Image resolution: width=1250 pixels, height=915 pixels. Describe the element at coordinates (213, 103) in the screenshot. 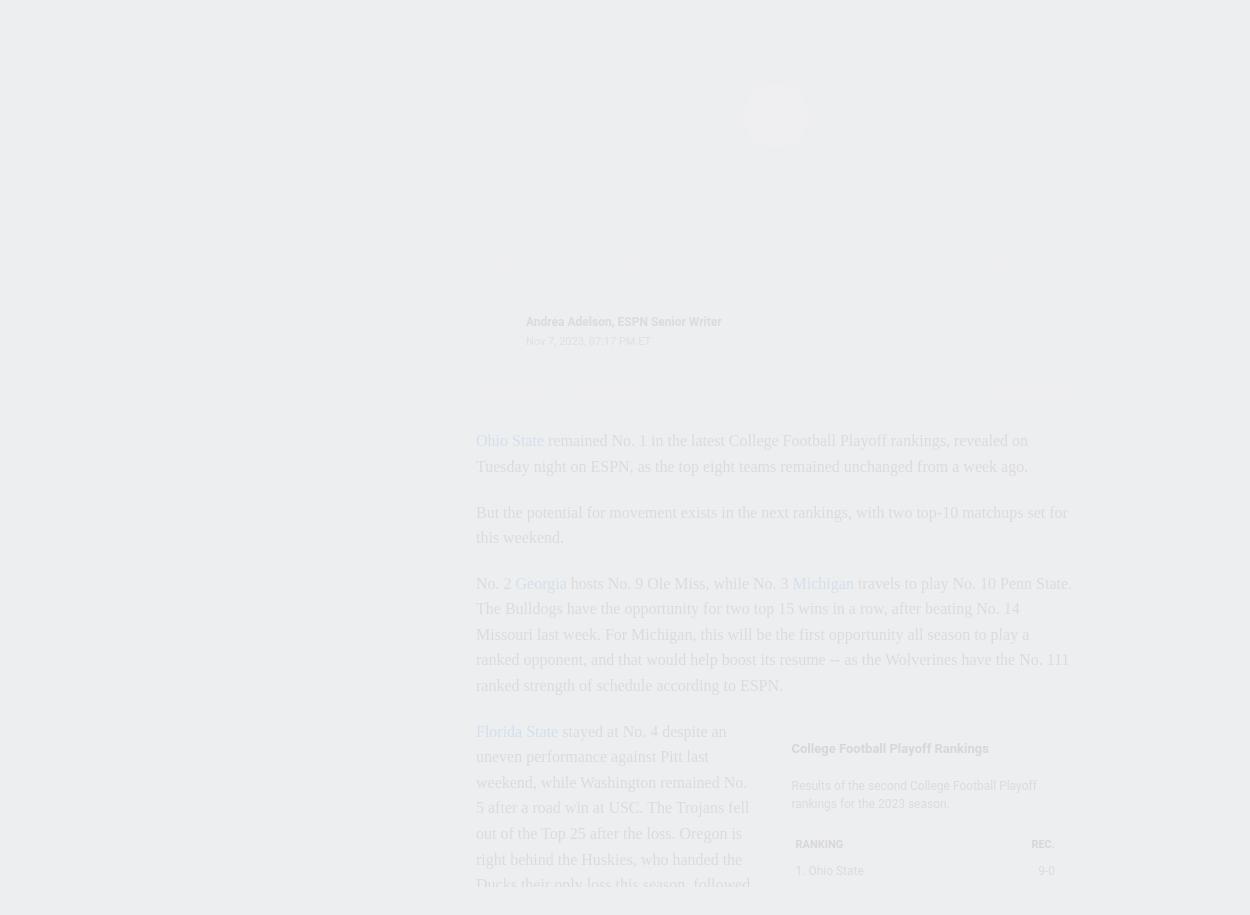

I see `'Jim McCormick'` at that location.